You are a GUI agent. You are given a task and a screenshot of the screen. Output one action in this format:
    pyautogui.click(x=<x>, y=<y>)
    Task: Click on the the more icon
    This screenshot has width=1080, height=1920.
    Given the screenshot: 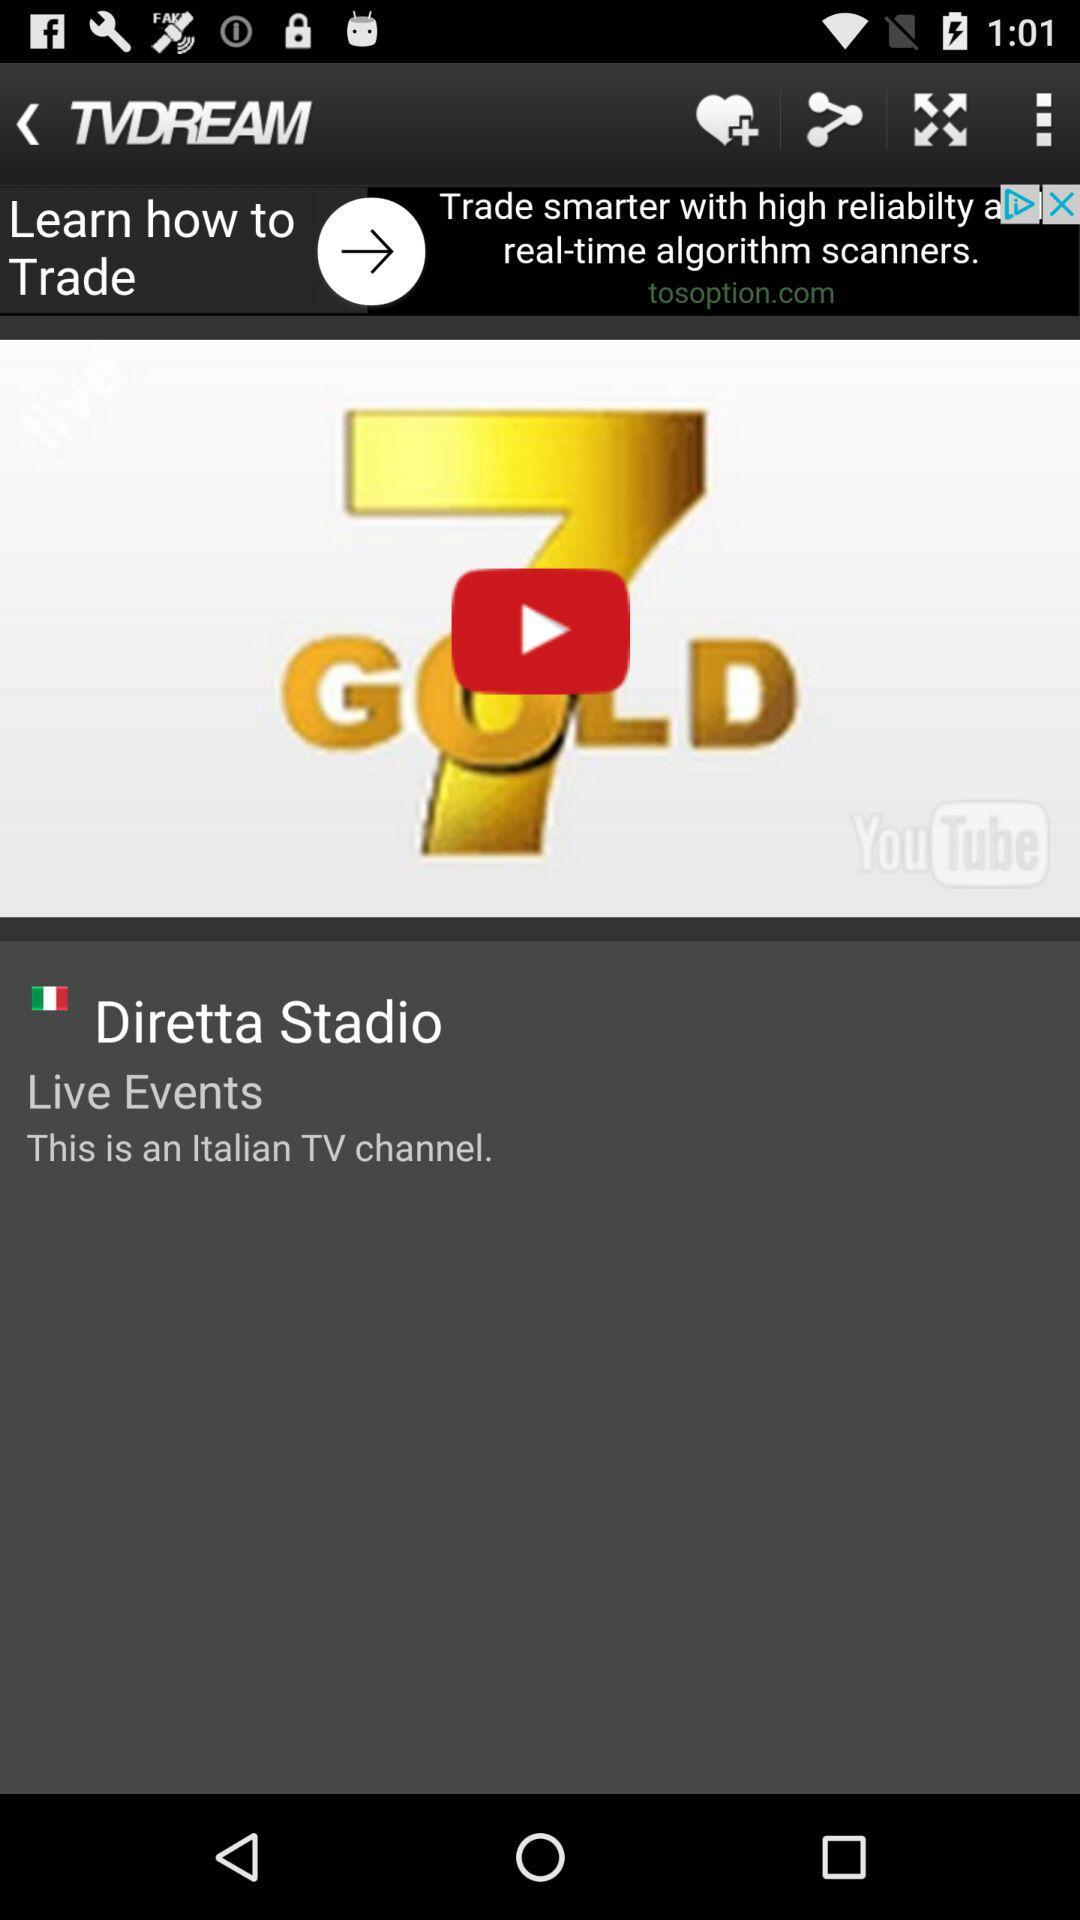 What is the action you would take?
    pyautogui.click(x=1042, y=127)
    